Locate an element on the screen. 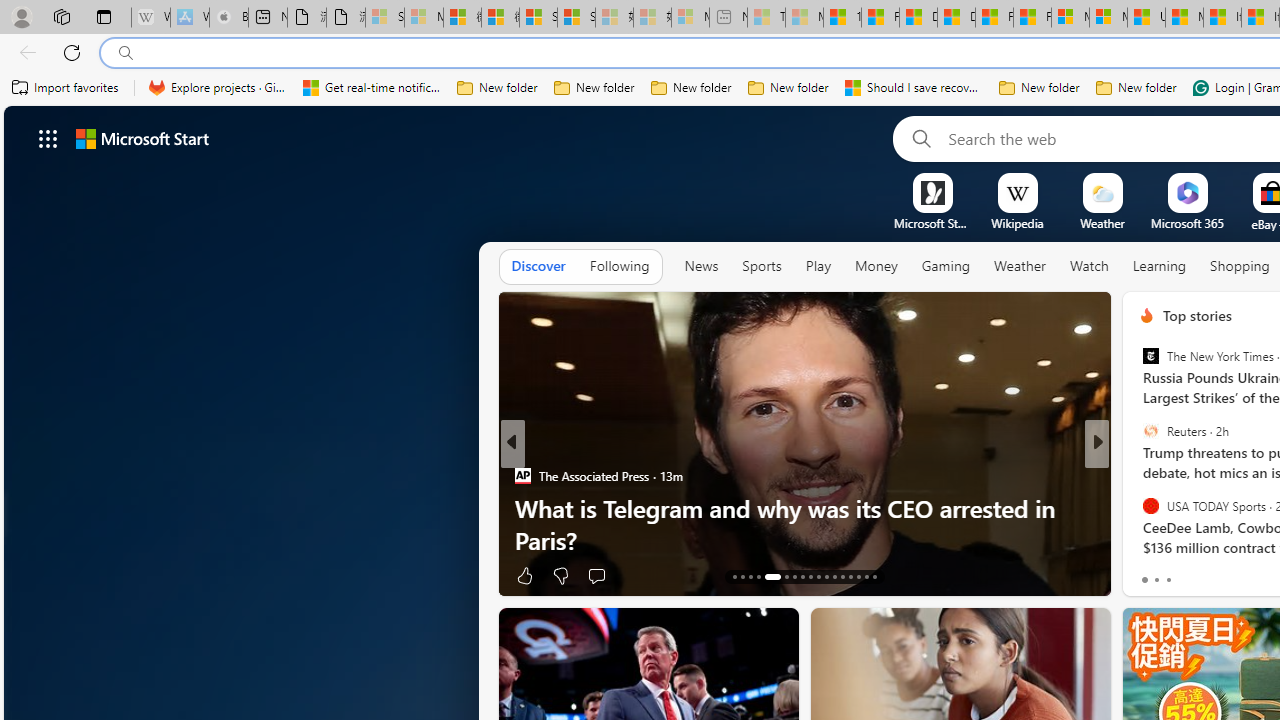 This screenshot has height=720, width=1280. '21 Like' is located at coordinates (1149, 575).